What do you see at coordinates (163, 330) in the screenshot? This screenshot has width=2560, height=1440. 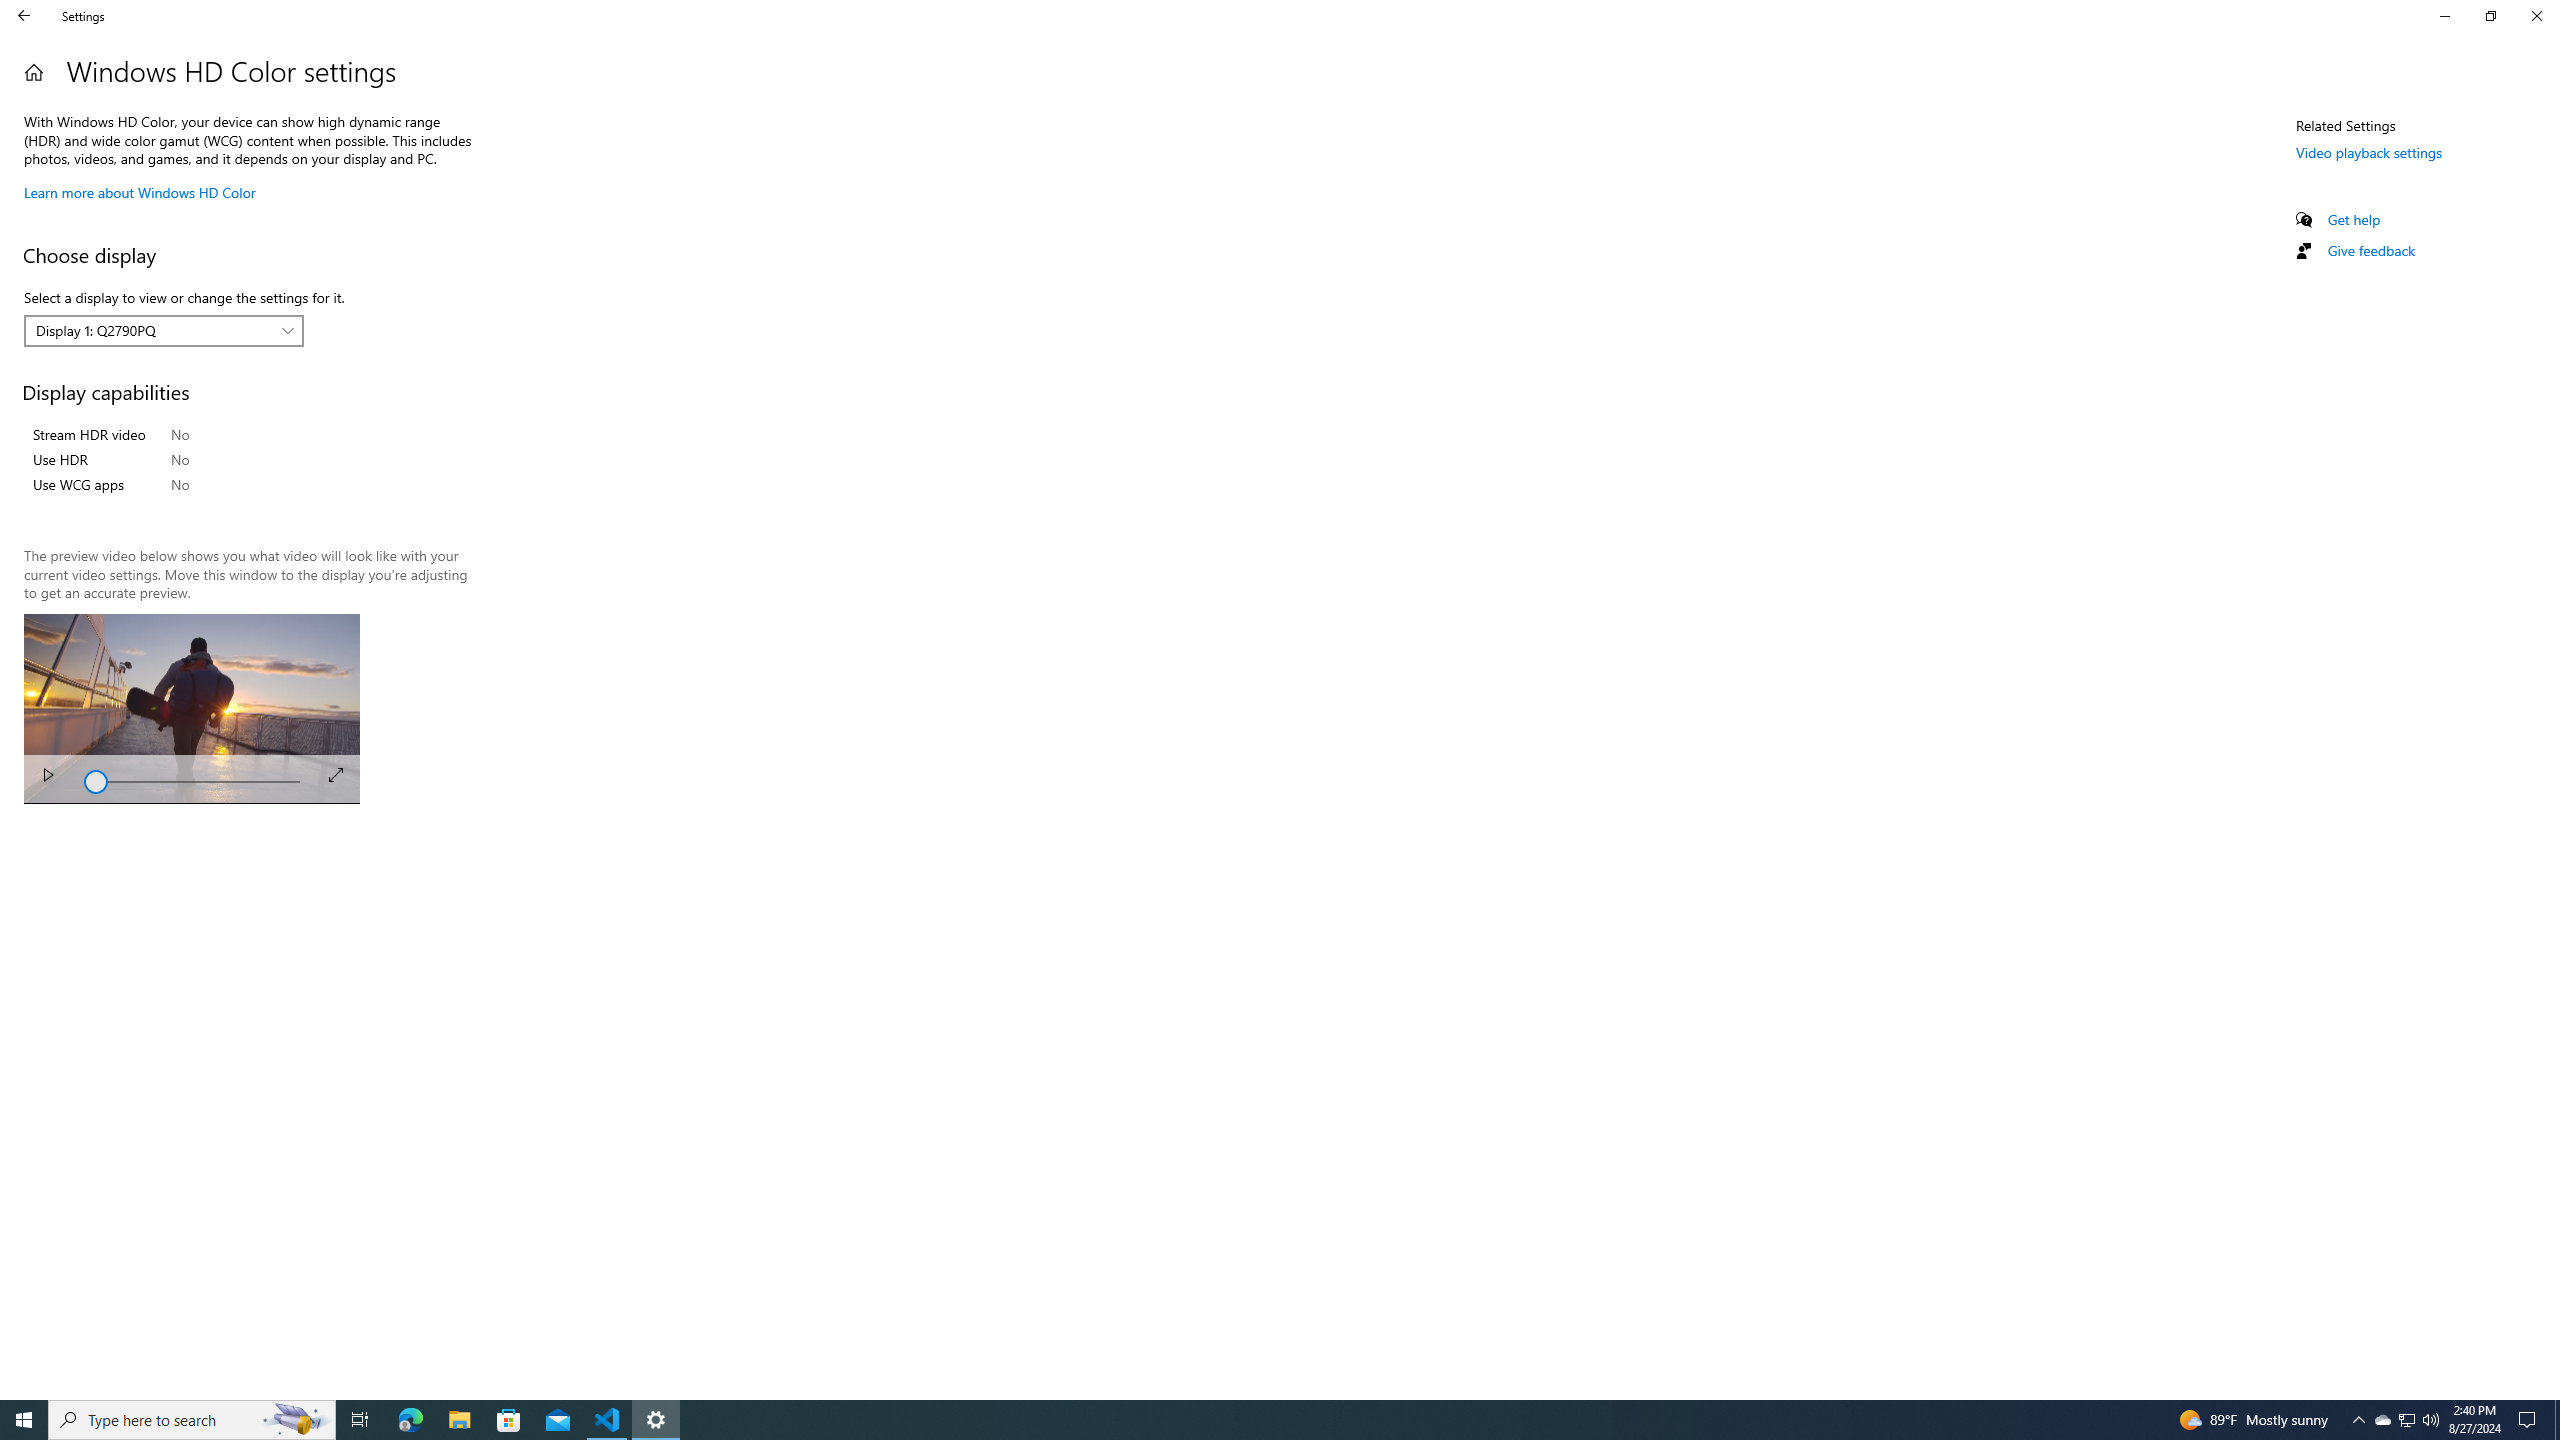 I see `'Select a display to view or change the settings for it.'` at bounding box center [163, 330].